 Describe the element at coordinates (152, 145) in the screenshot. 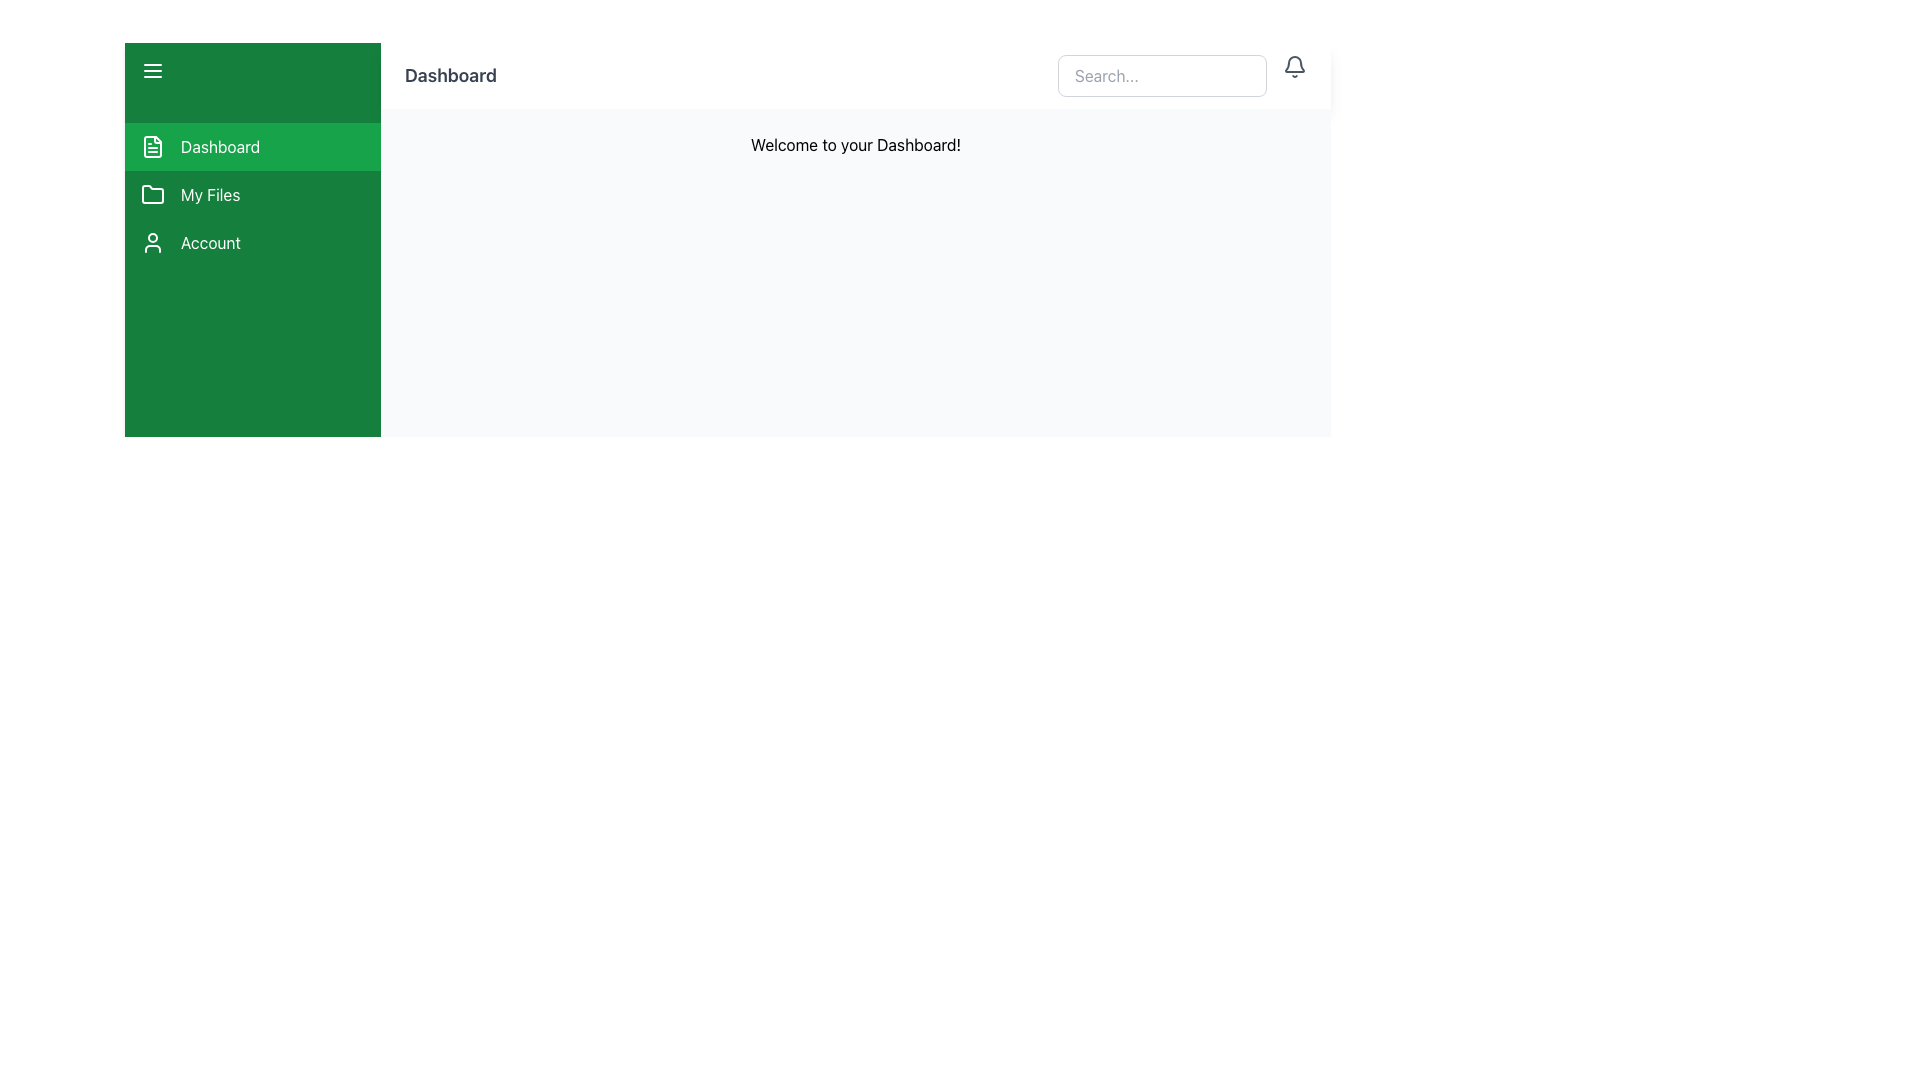

I see `the small white paper icon with text lines on a green background located at the top of the navigation sidebar, next to the 'Dashboard' menu item` at that location.